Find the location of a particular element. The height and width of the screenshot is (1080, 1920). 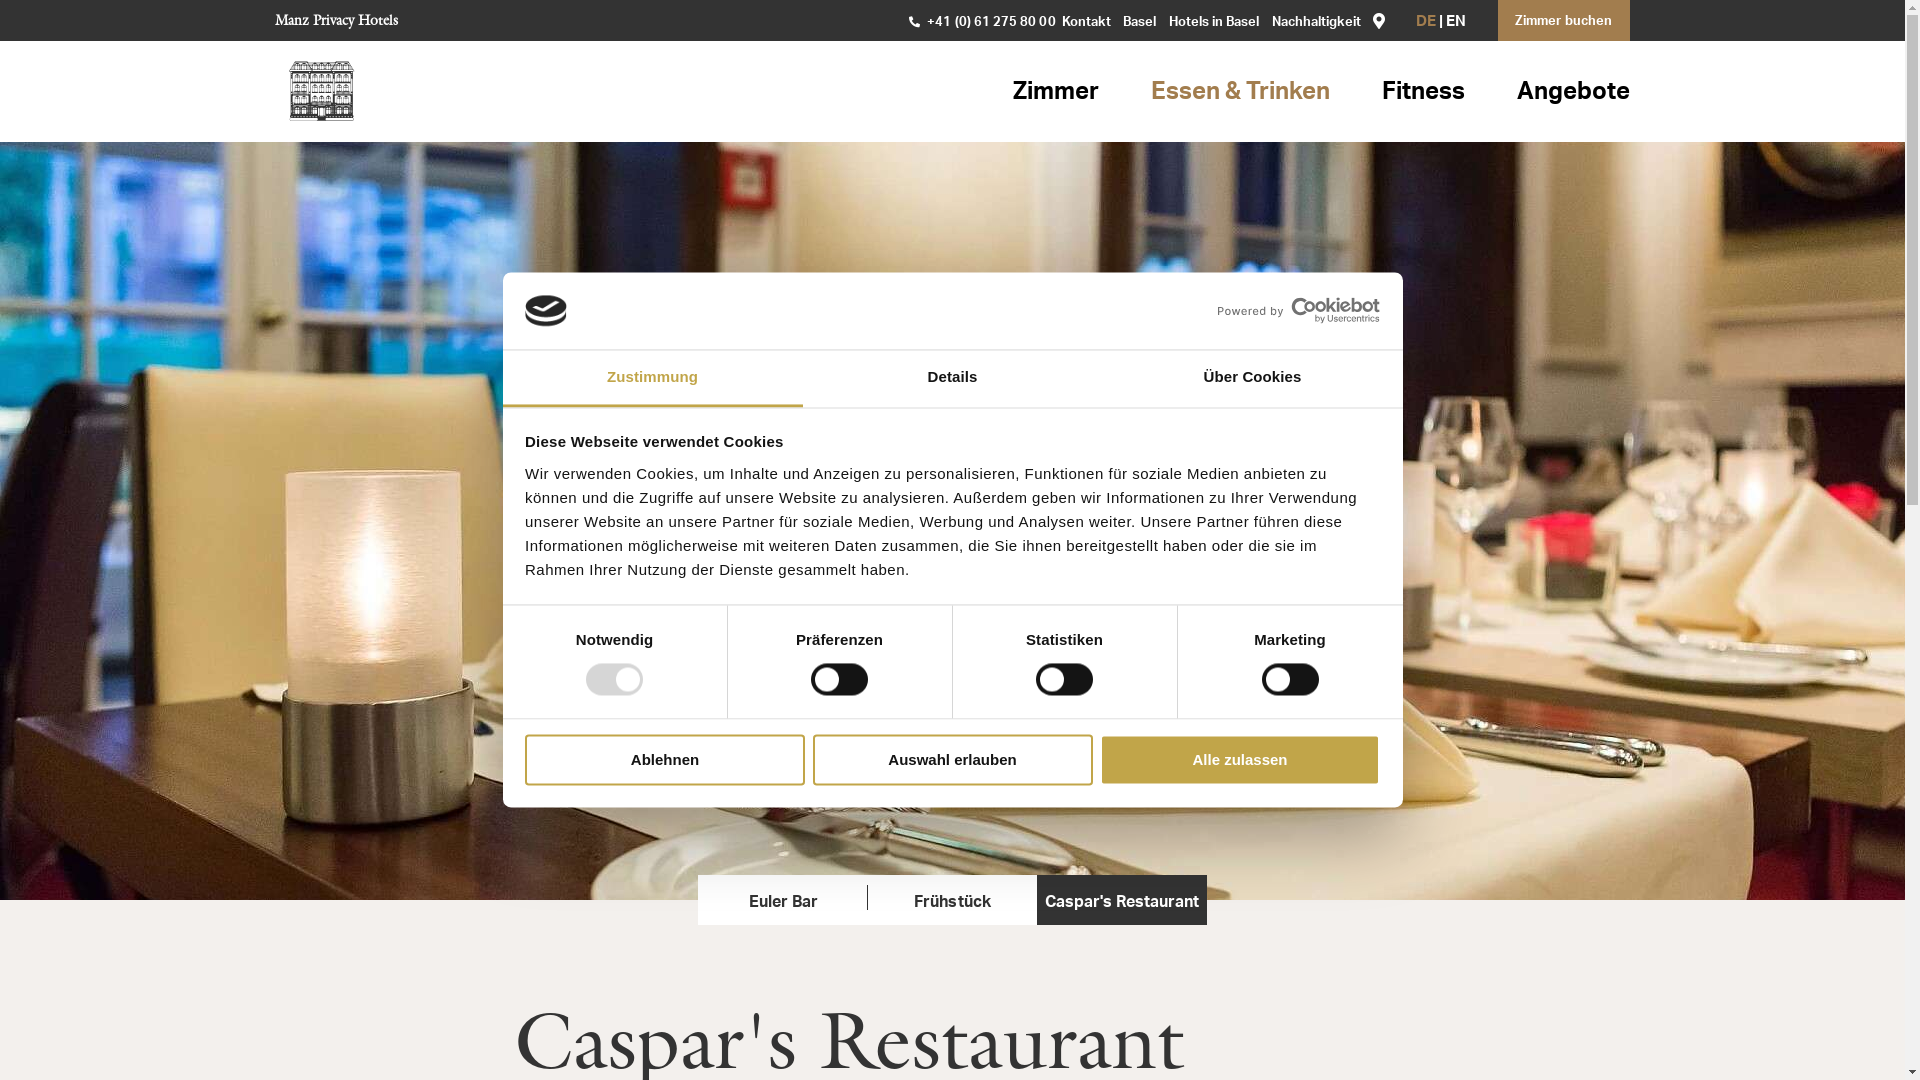

'DE' is located at coordinates (1424, 22).